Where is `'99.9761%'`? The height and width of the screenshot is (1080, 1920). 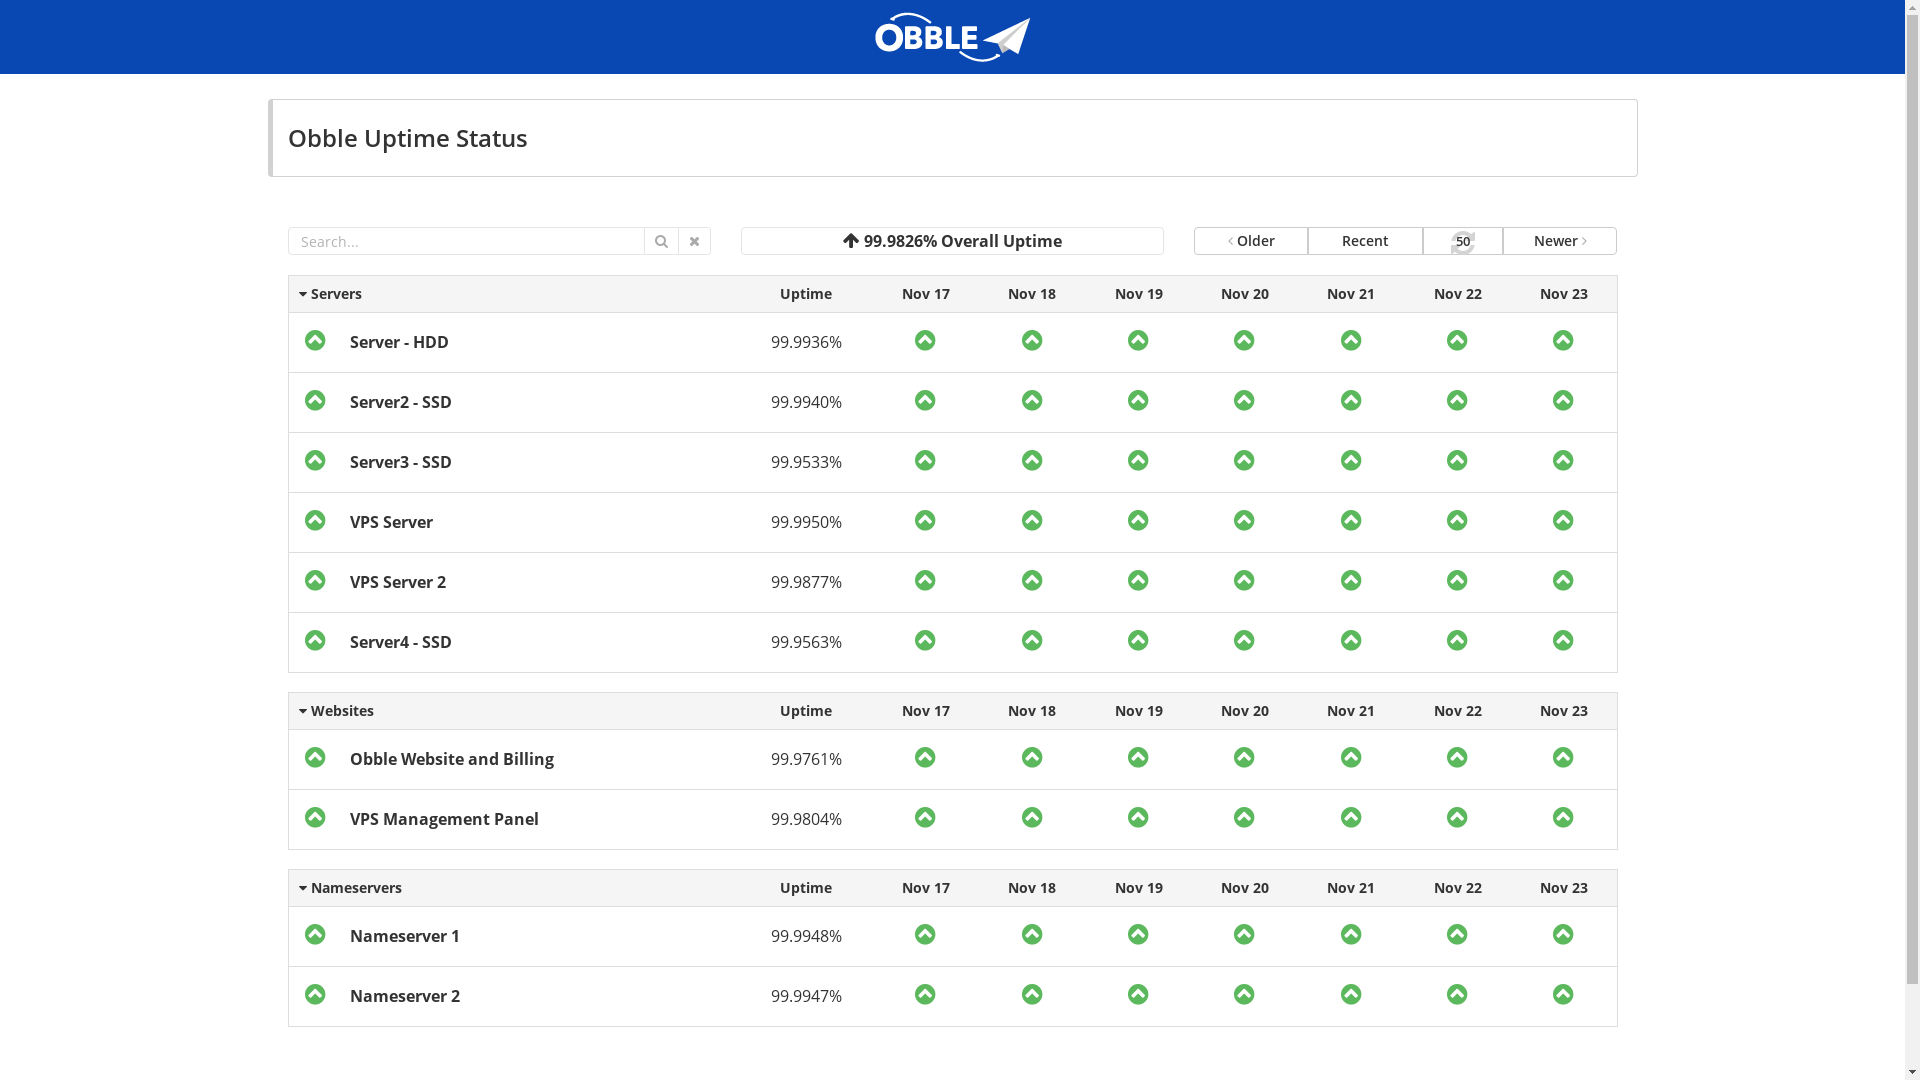 '99.9761%' is located at coordinates (806, 759).